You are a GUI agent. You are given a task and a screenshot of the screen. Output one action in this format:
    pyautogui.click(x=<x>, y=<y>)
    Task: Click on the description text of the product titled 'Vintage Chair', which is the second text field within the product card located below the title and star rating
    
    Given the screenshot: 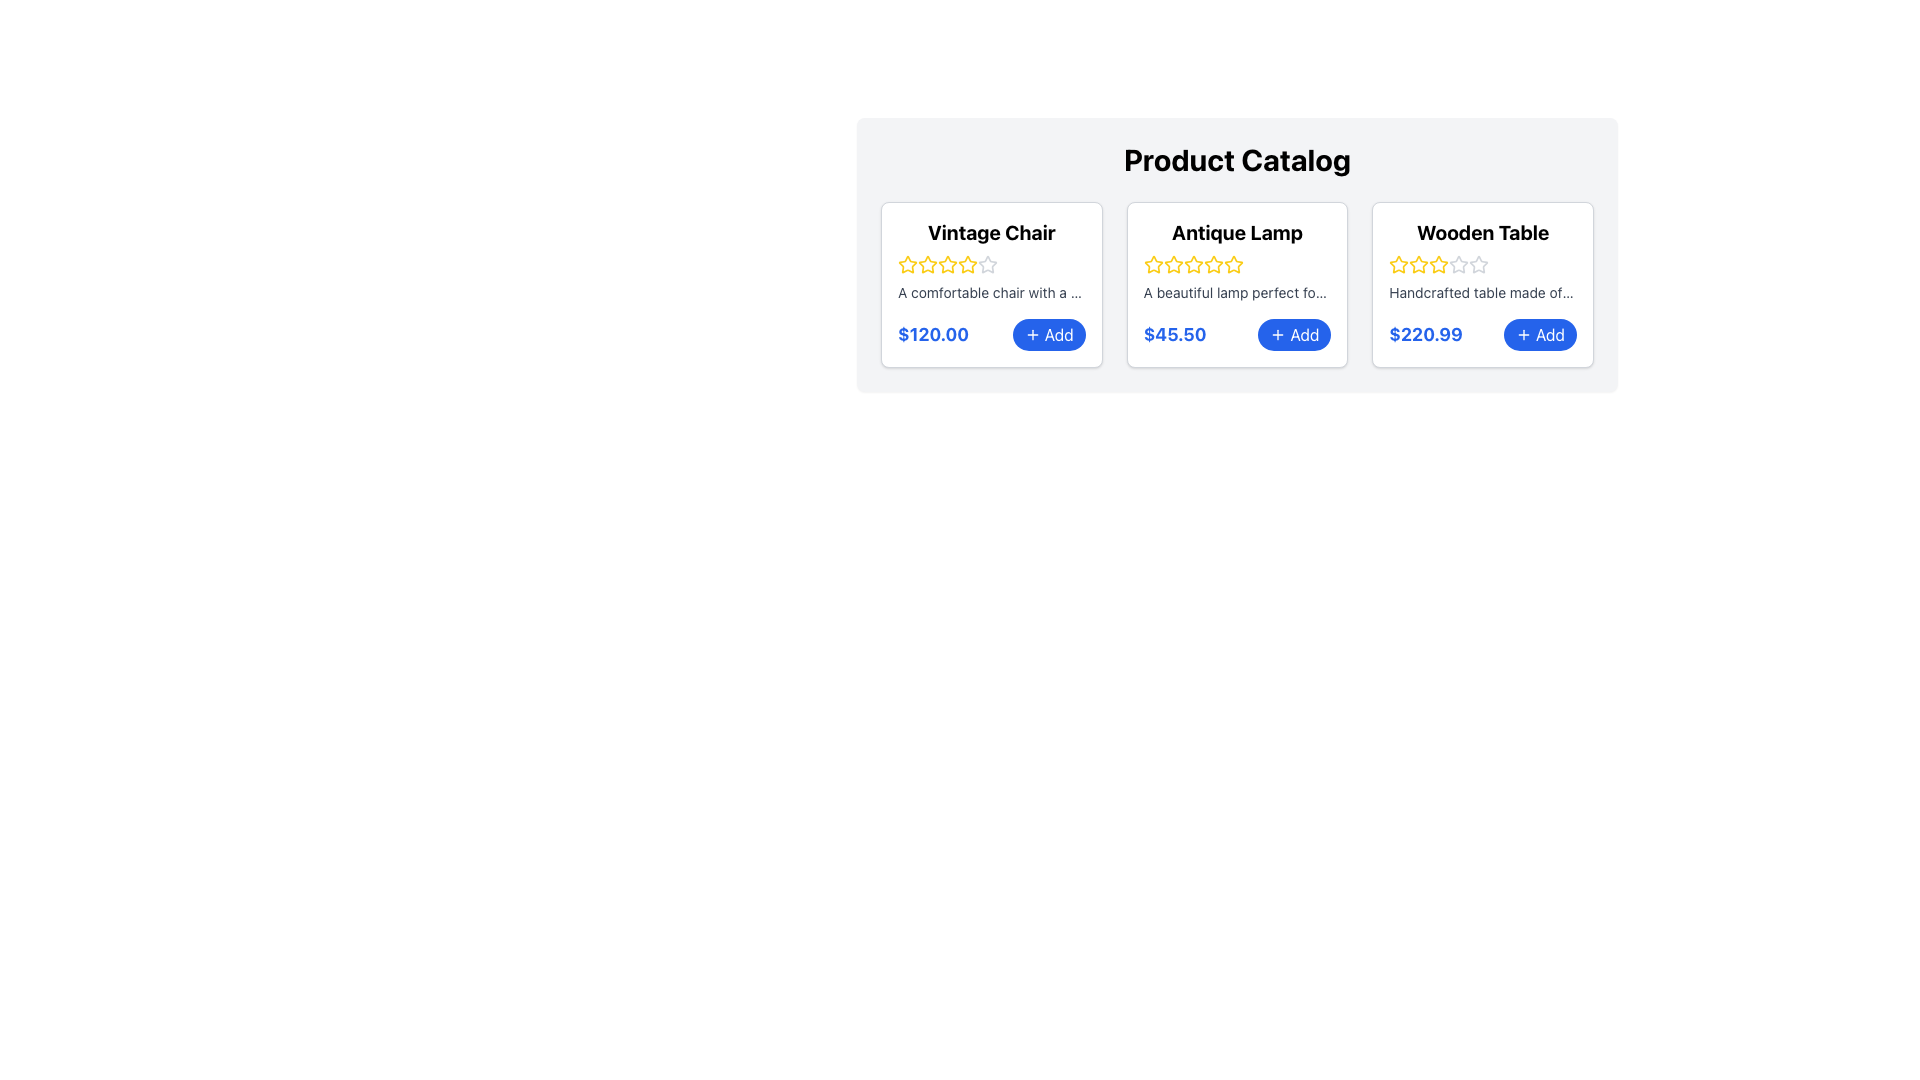 What is the action you would take?
    pyautogui.click(x=991, y=293)
    